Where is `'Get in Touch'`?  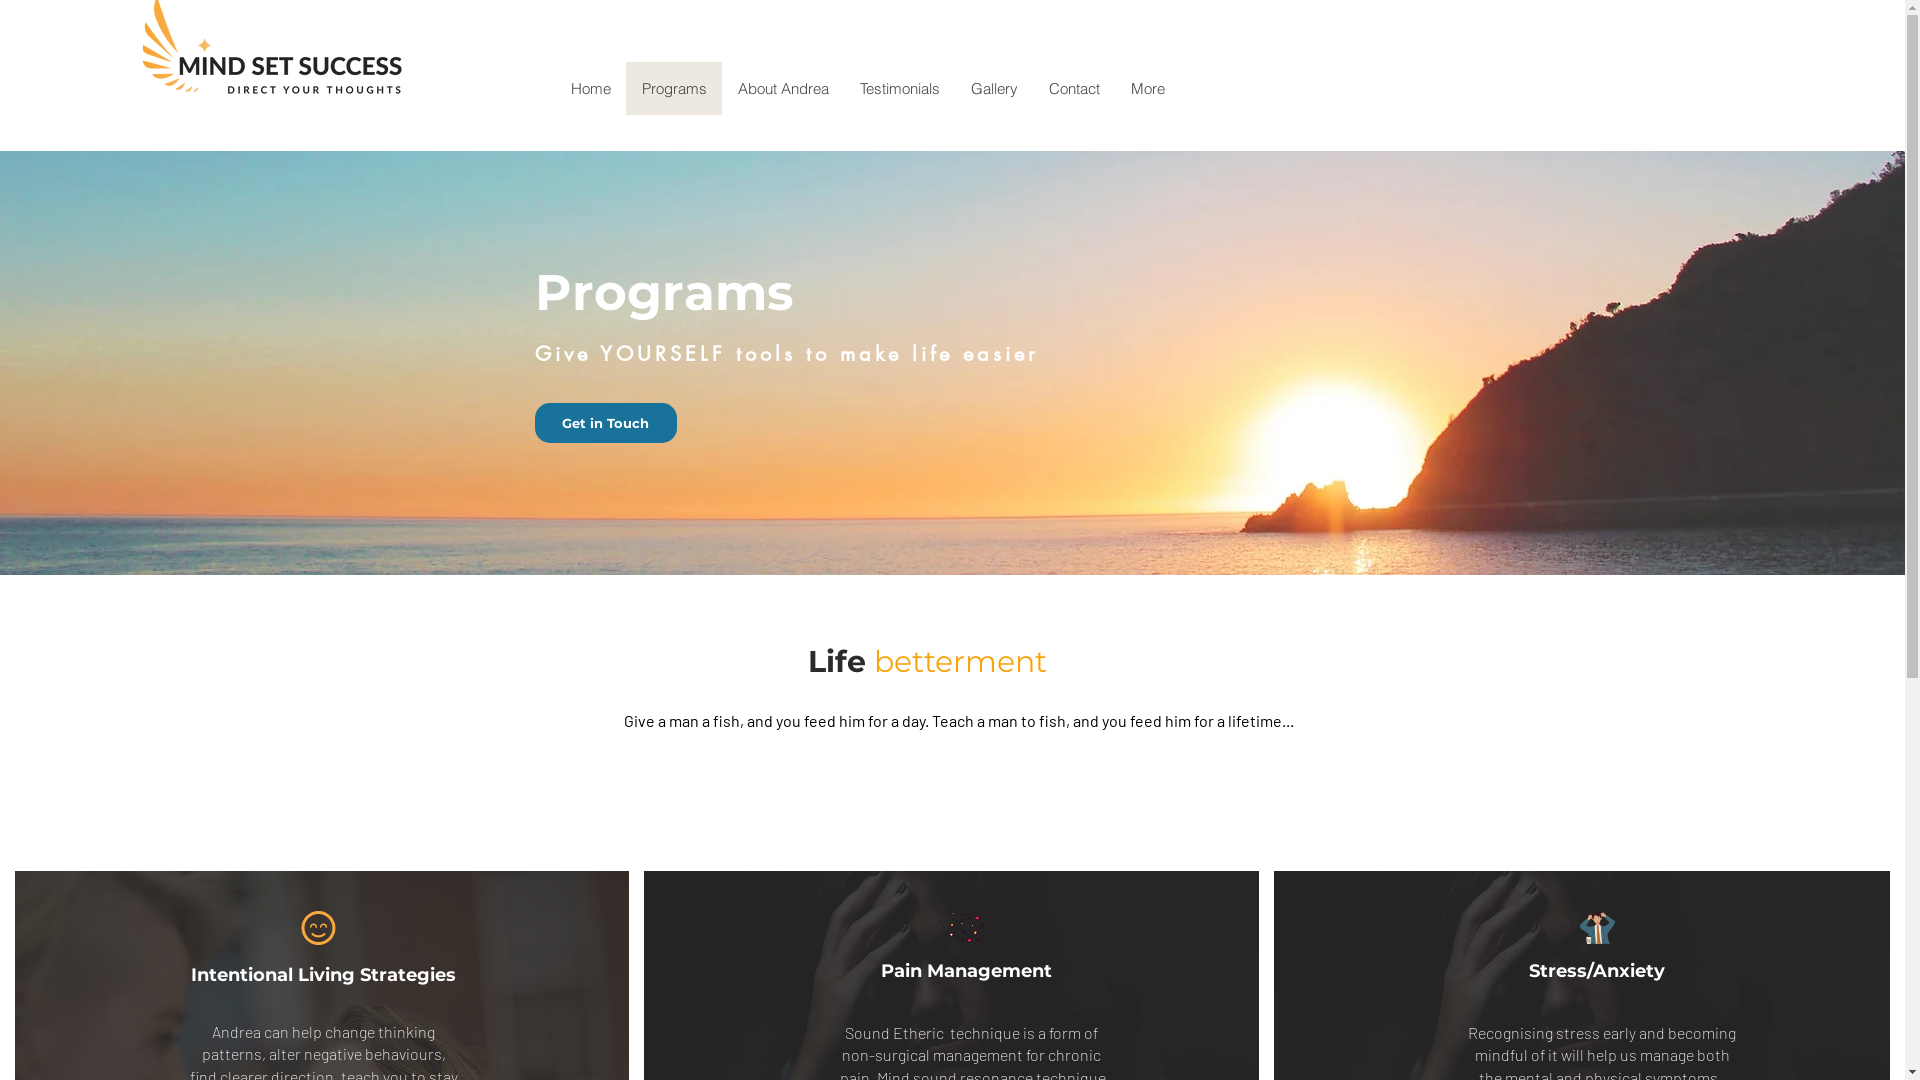 'Get in Touch' is located at coordinates (533, 422).